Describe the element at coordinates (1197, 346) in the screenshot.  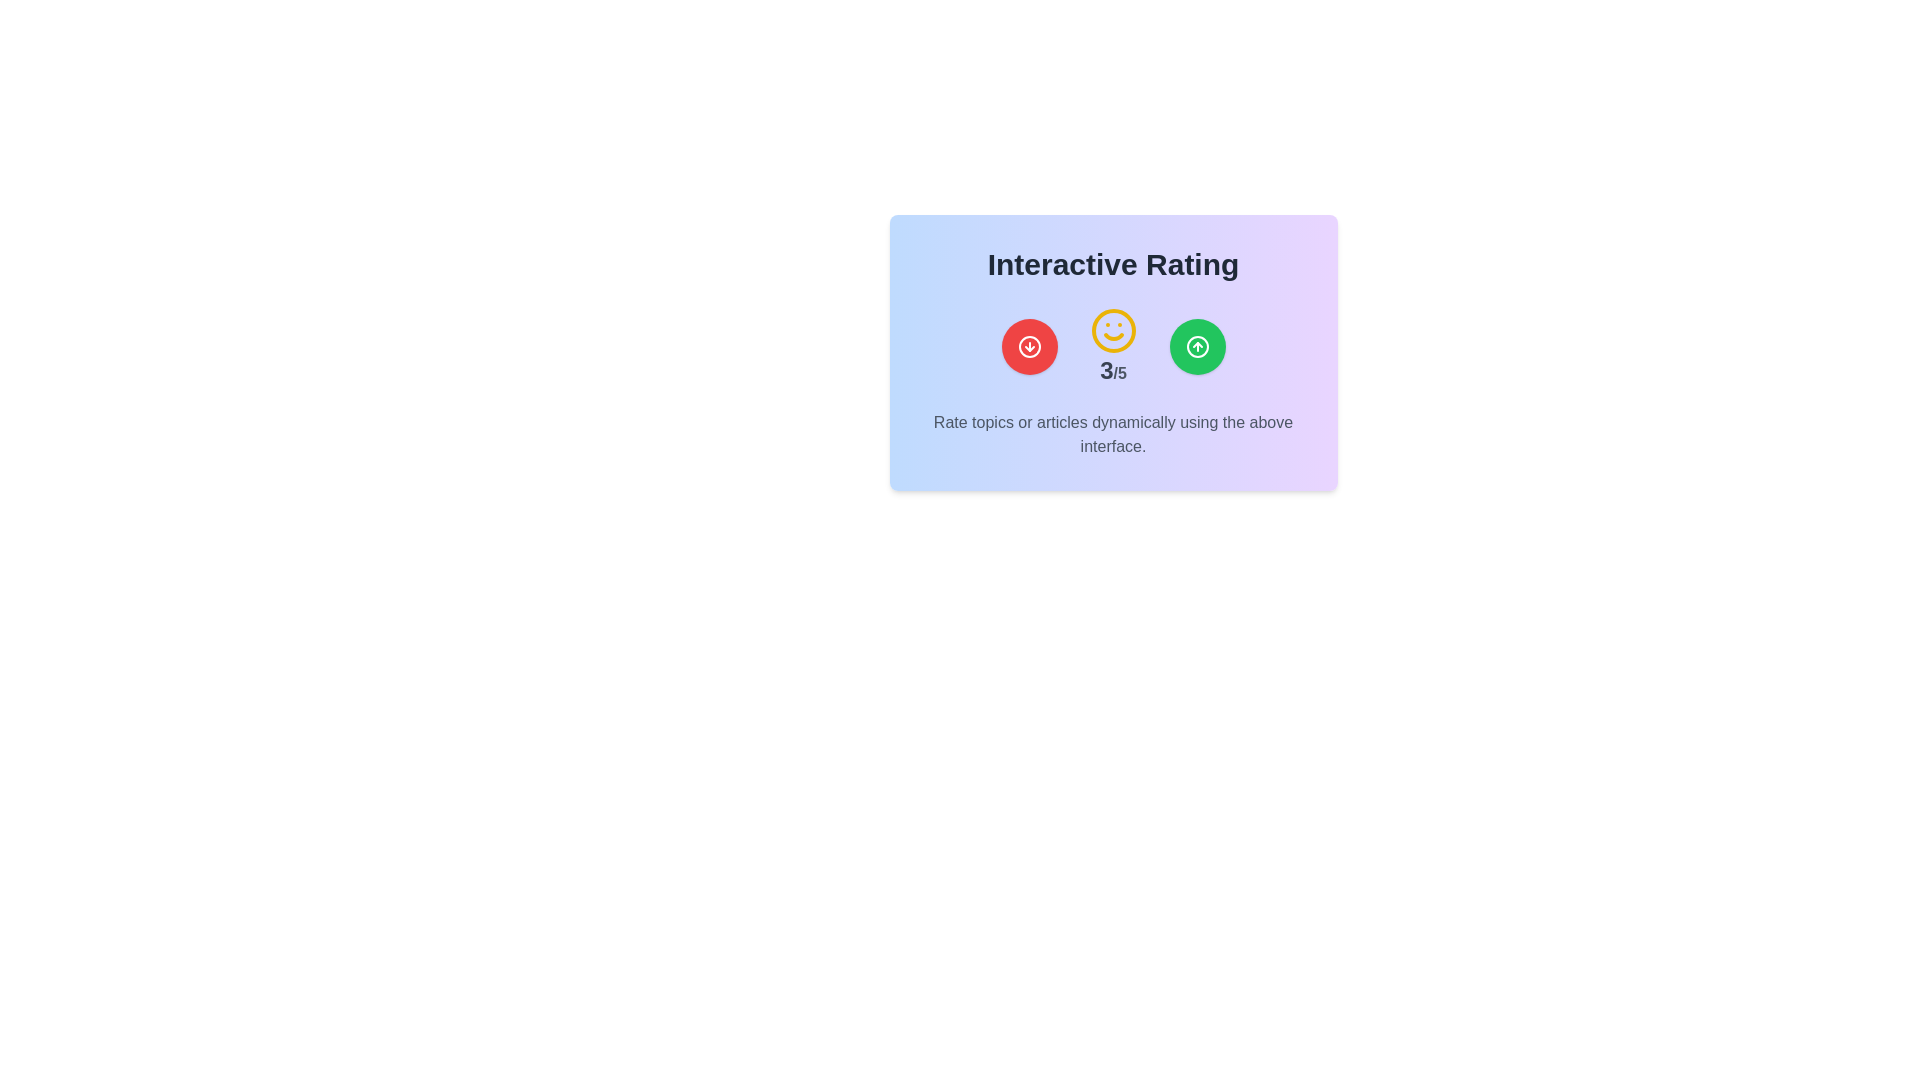
I see `the SVG Circle Element, which is a circular outline with a radius of 10 units, located within the green circular icon on the right in the rating interface` at that location.